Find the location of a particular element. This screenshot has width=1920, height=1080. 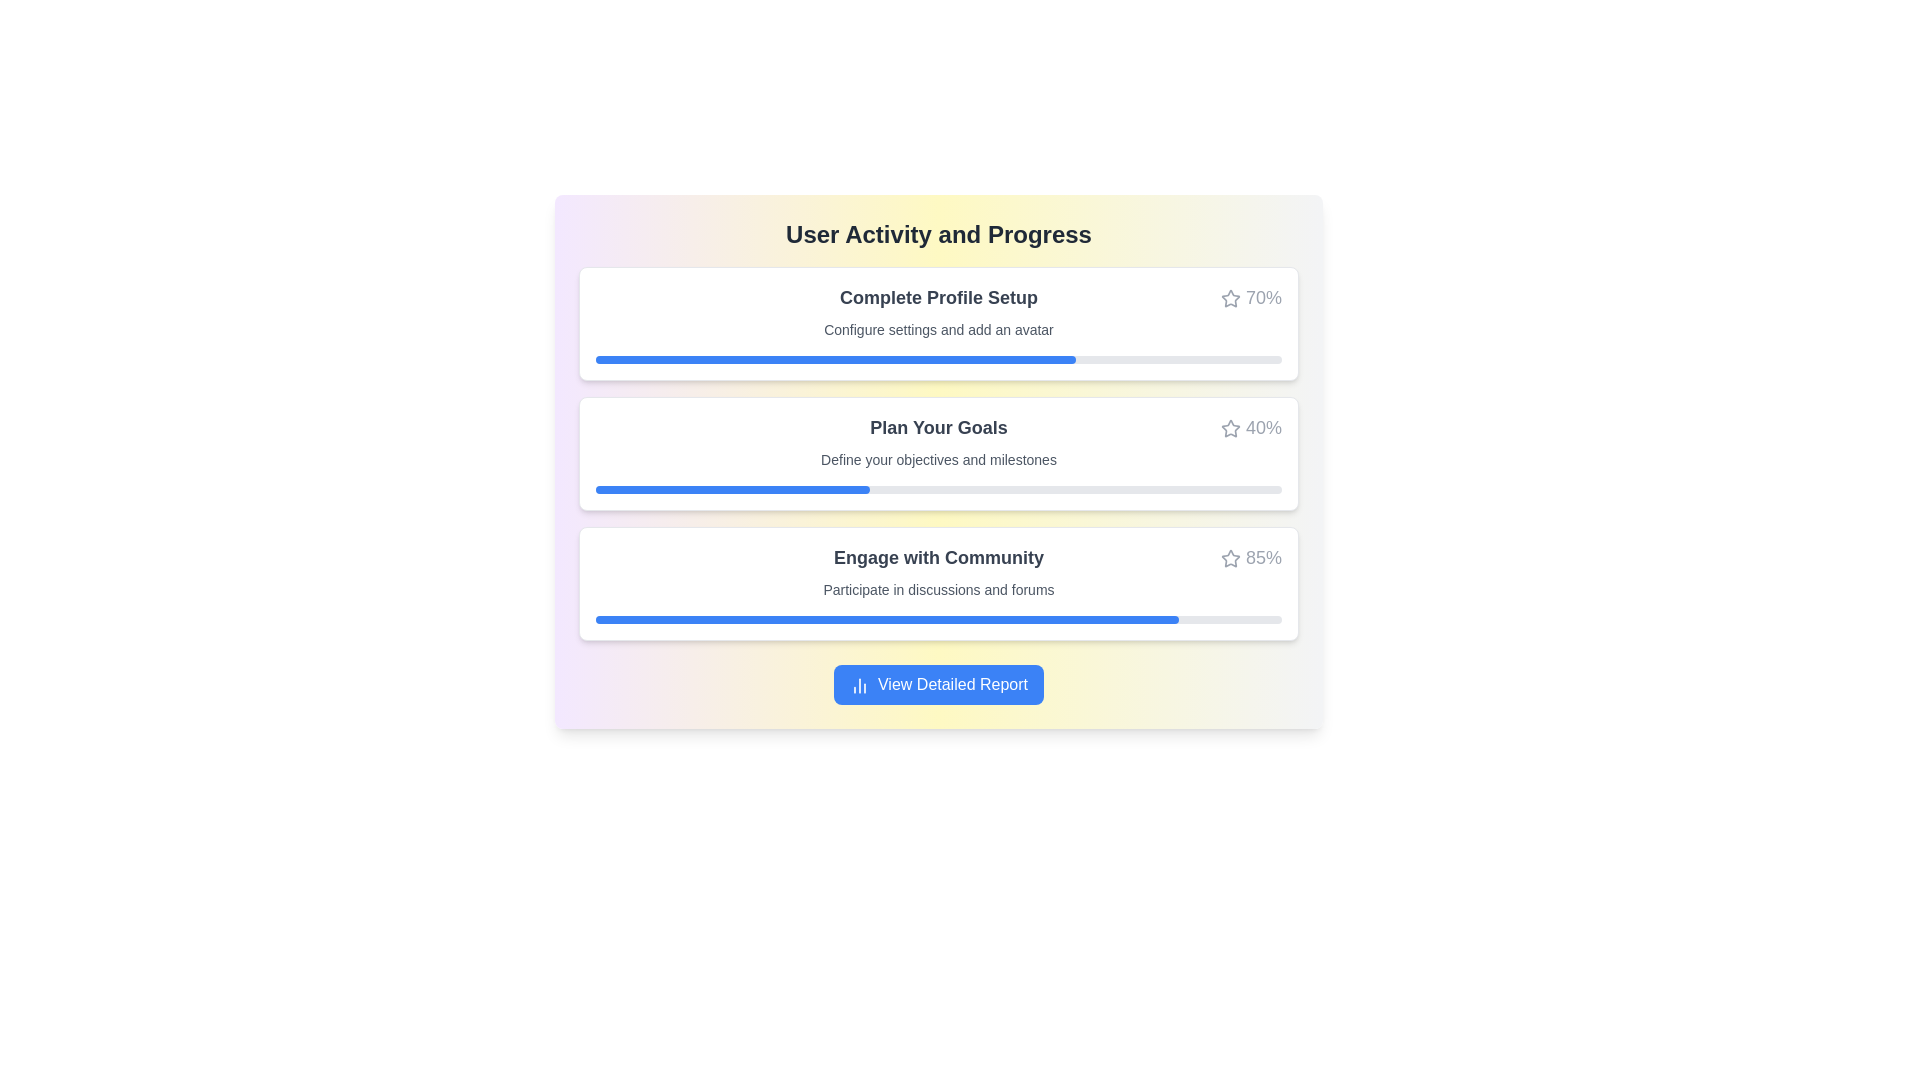

the star-shaped icon with a line drawing appearance located in the third row of the progress area labeled 'Engage with Community', positioned to the right of the percentage indicator (85%) is located at coordinates (1229, 559).